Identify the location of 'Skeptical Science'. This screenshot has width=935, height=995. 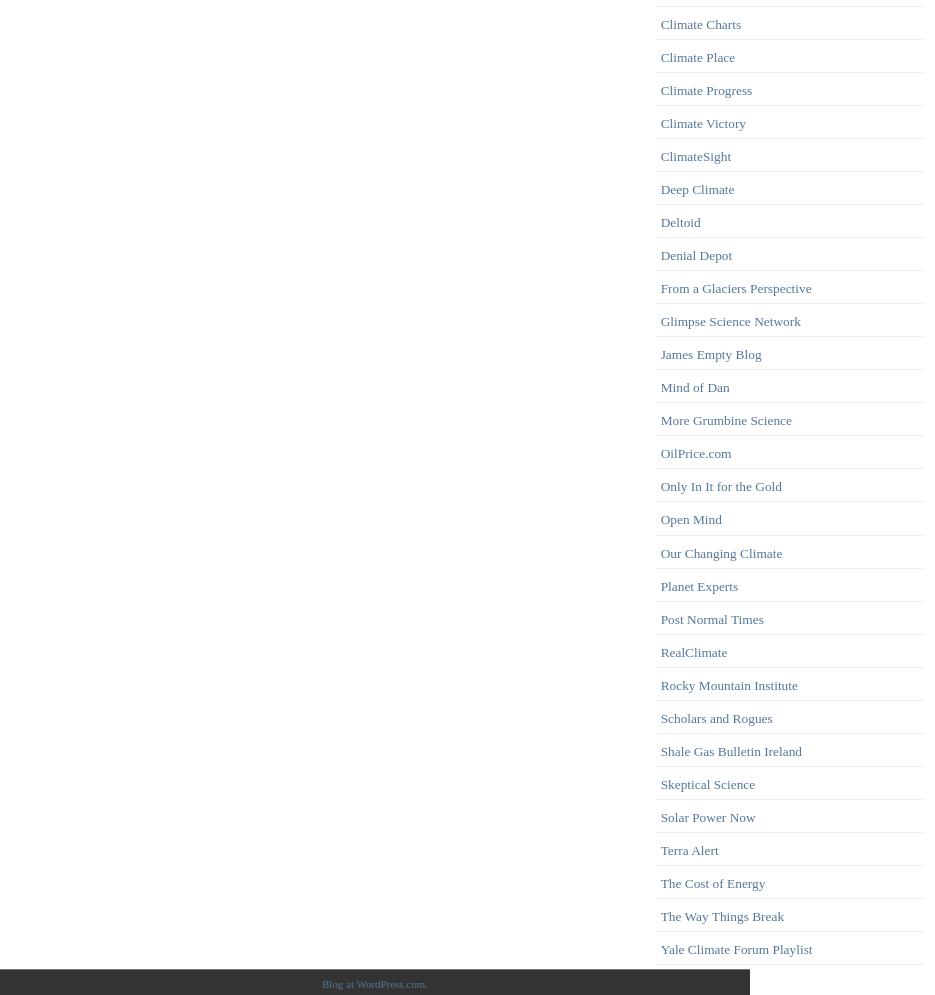
(706, 783).